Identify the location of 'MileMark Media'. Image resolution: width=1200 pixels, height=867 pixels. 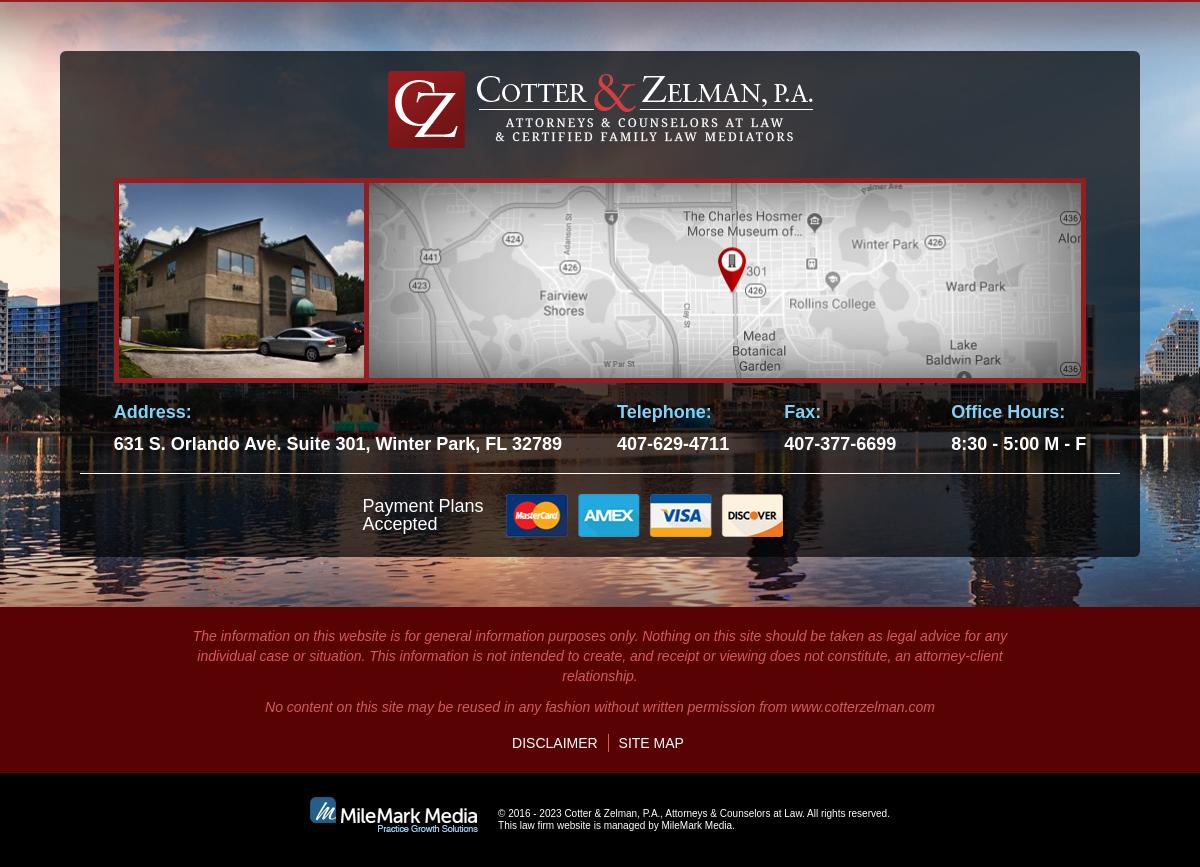
(696, 824).